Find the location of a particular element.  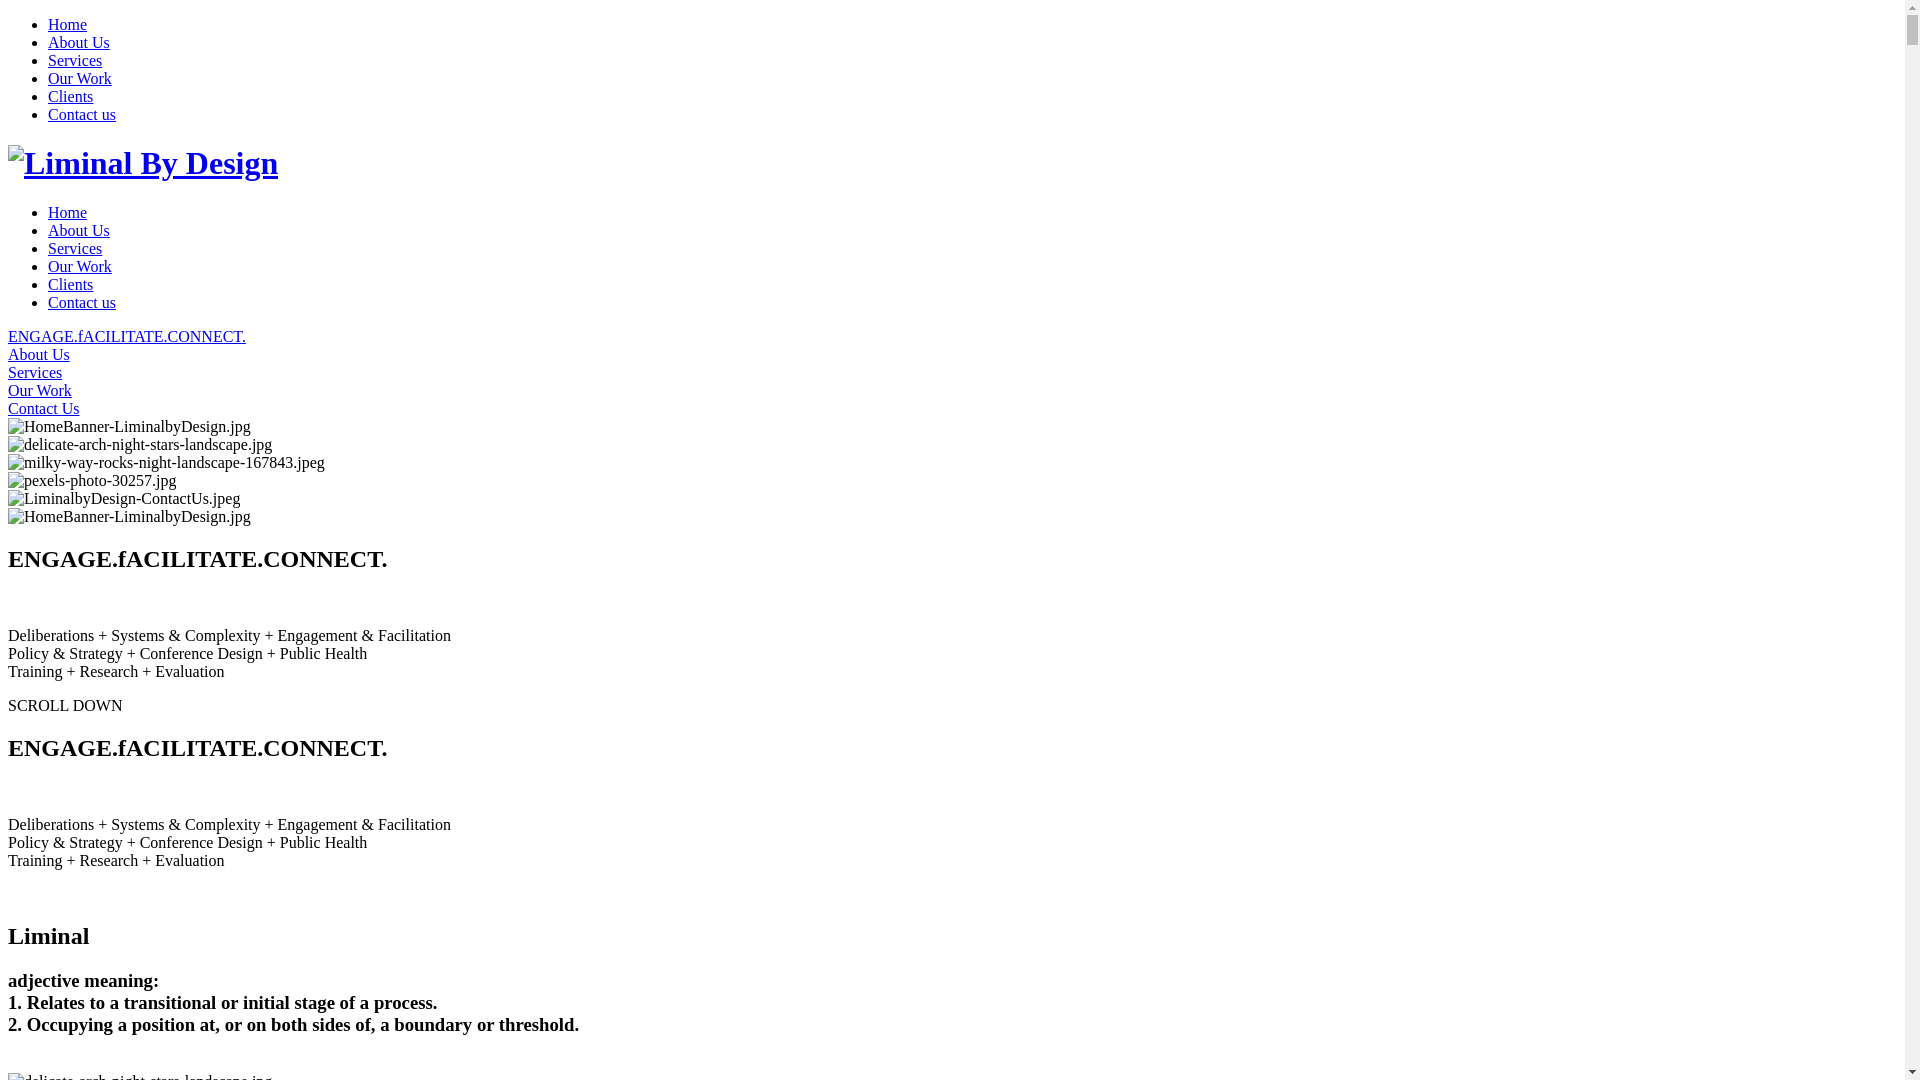

'Services' is located at coordinates (75, 59).